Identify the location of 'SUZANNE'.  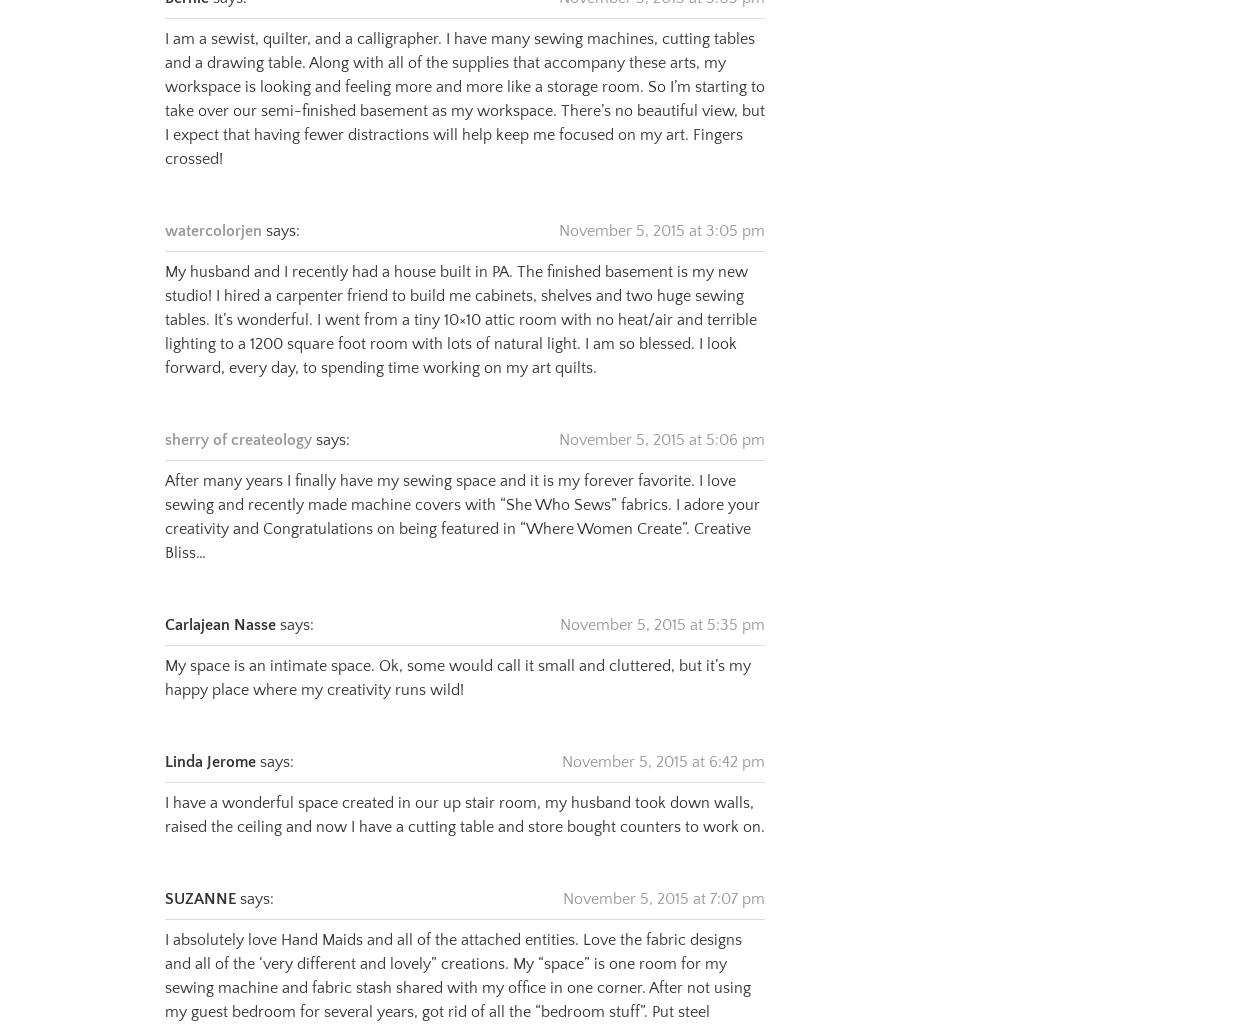
(199, 872).